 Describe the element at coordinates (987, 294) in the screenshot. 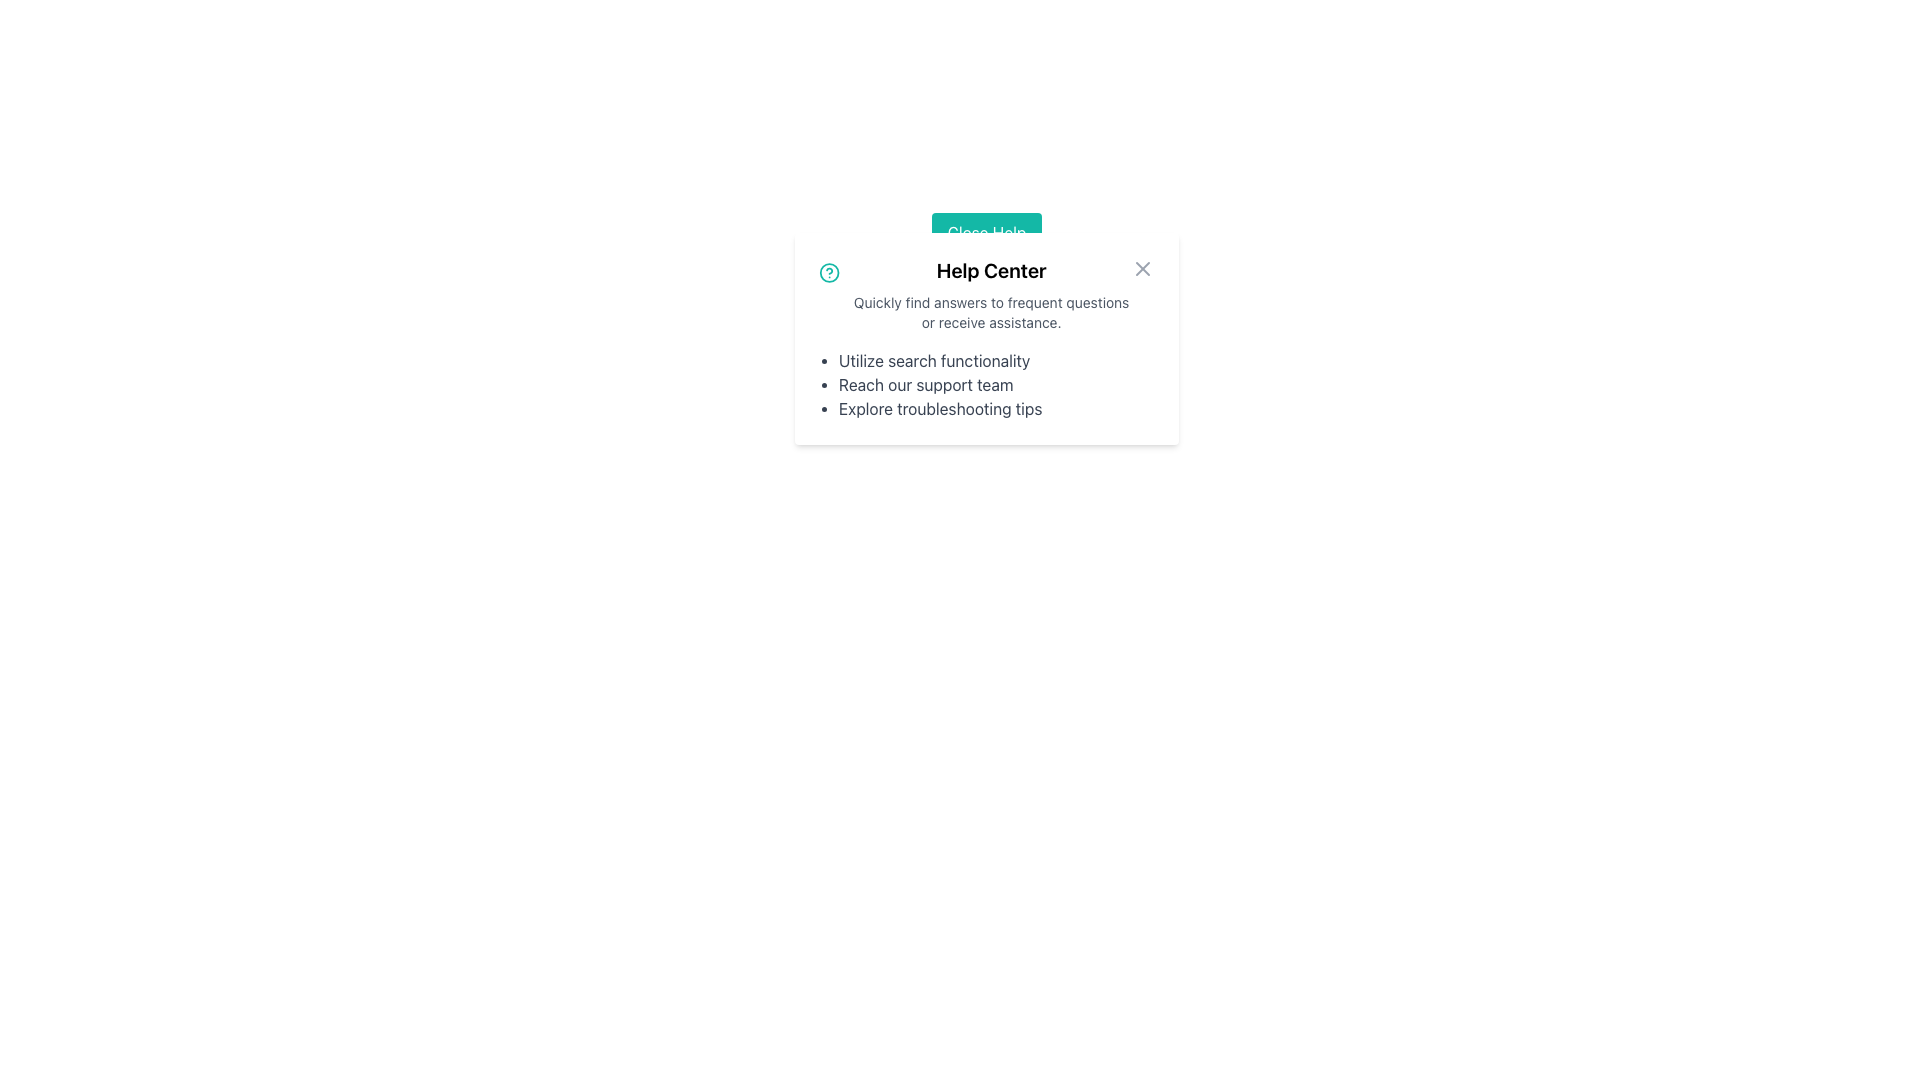

I see `the 'Help Center' informational section to read the content, which includes the bold title and descriptive text` at that location.